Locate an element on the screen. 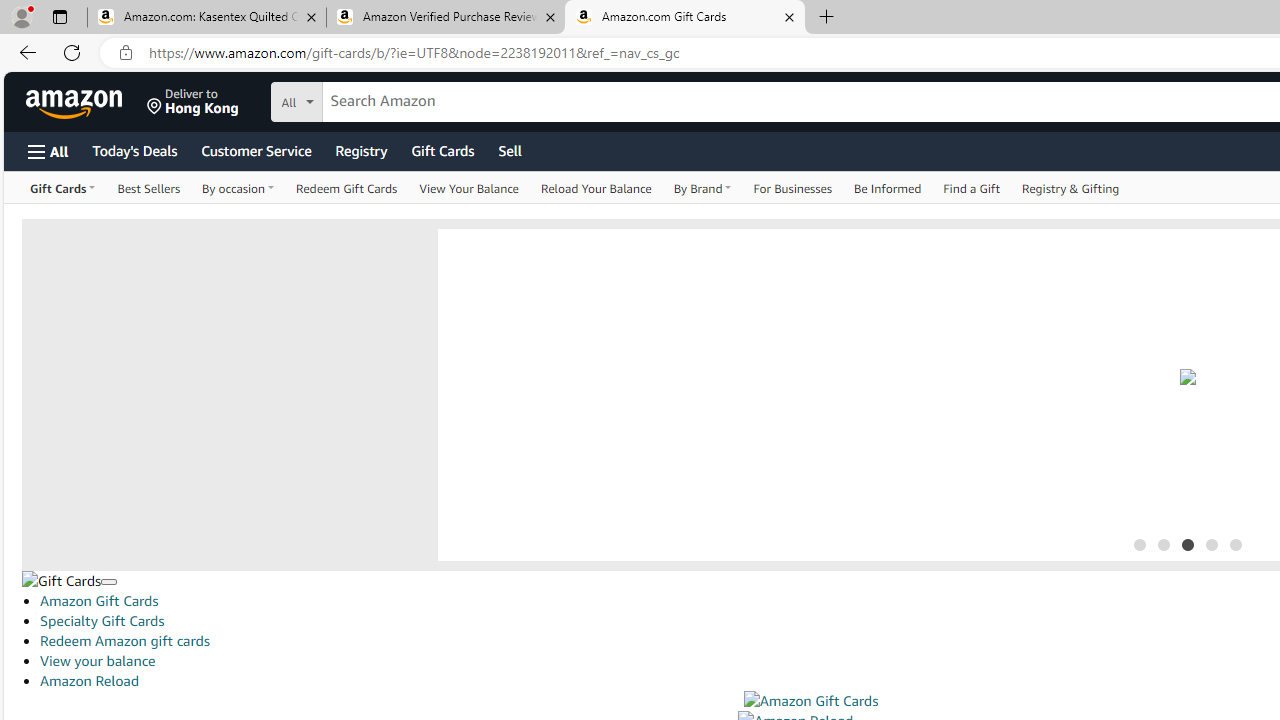  'Open Menu' is located at coordinates (48, 150).